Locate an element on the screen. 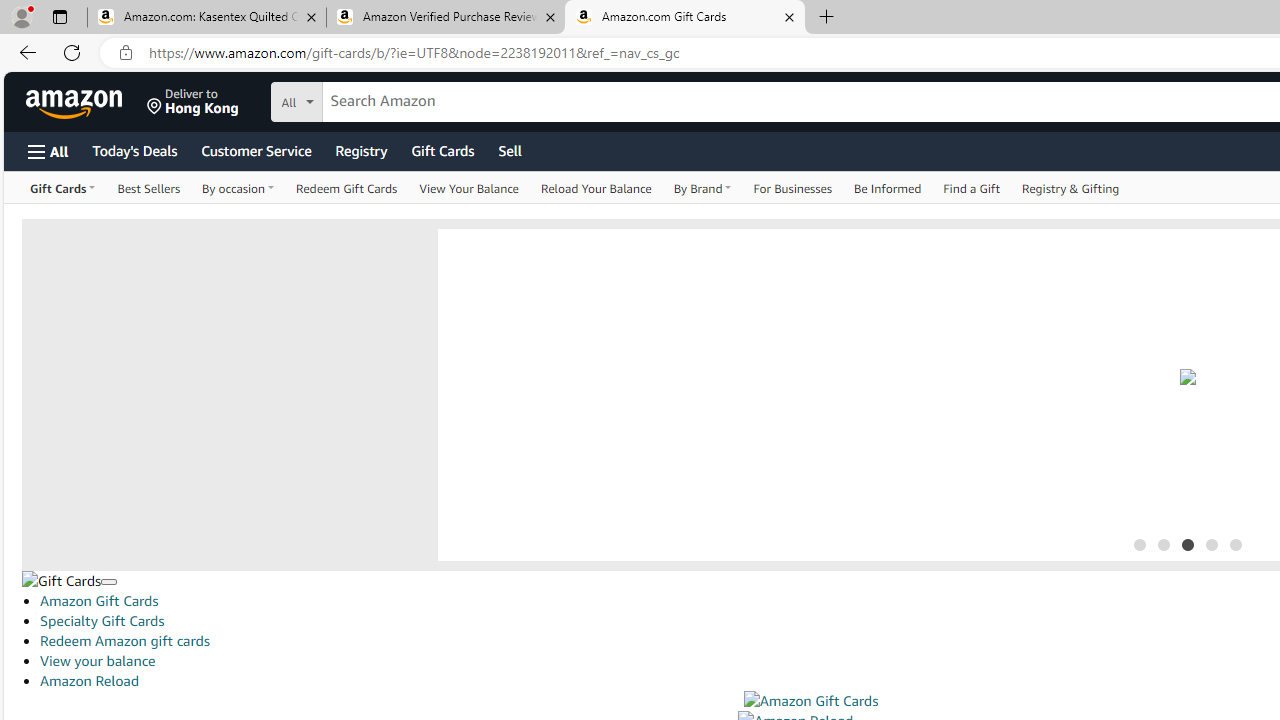  'Open Menu' is located at coordinates (48, 150).